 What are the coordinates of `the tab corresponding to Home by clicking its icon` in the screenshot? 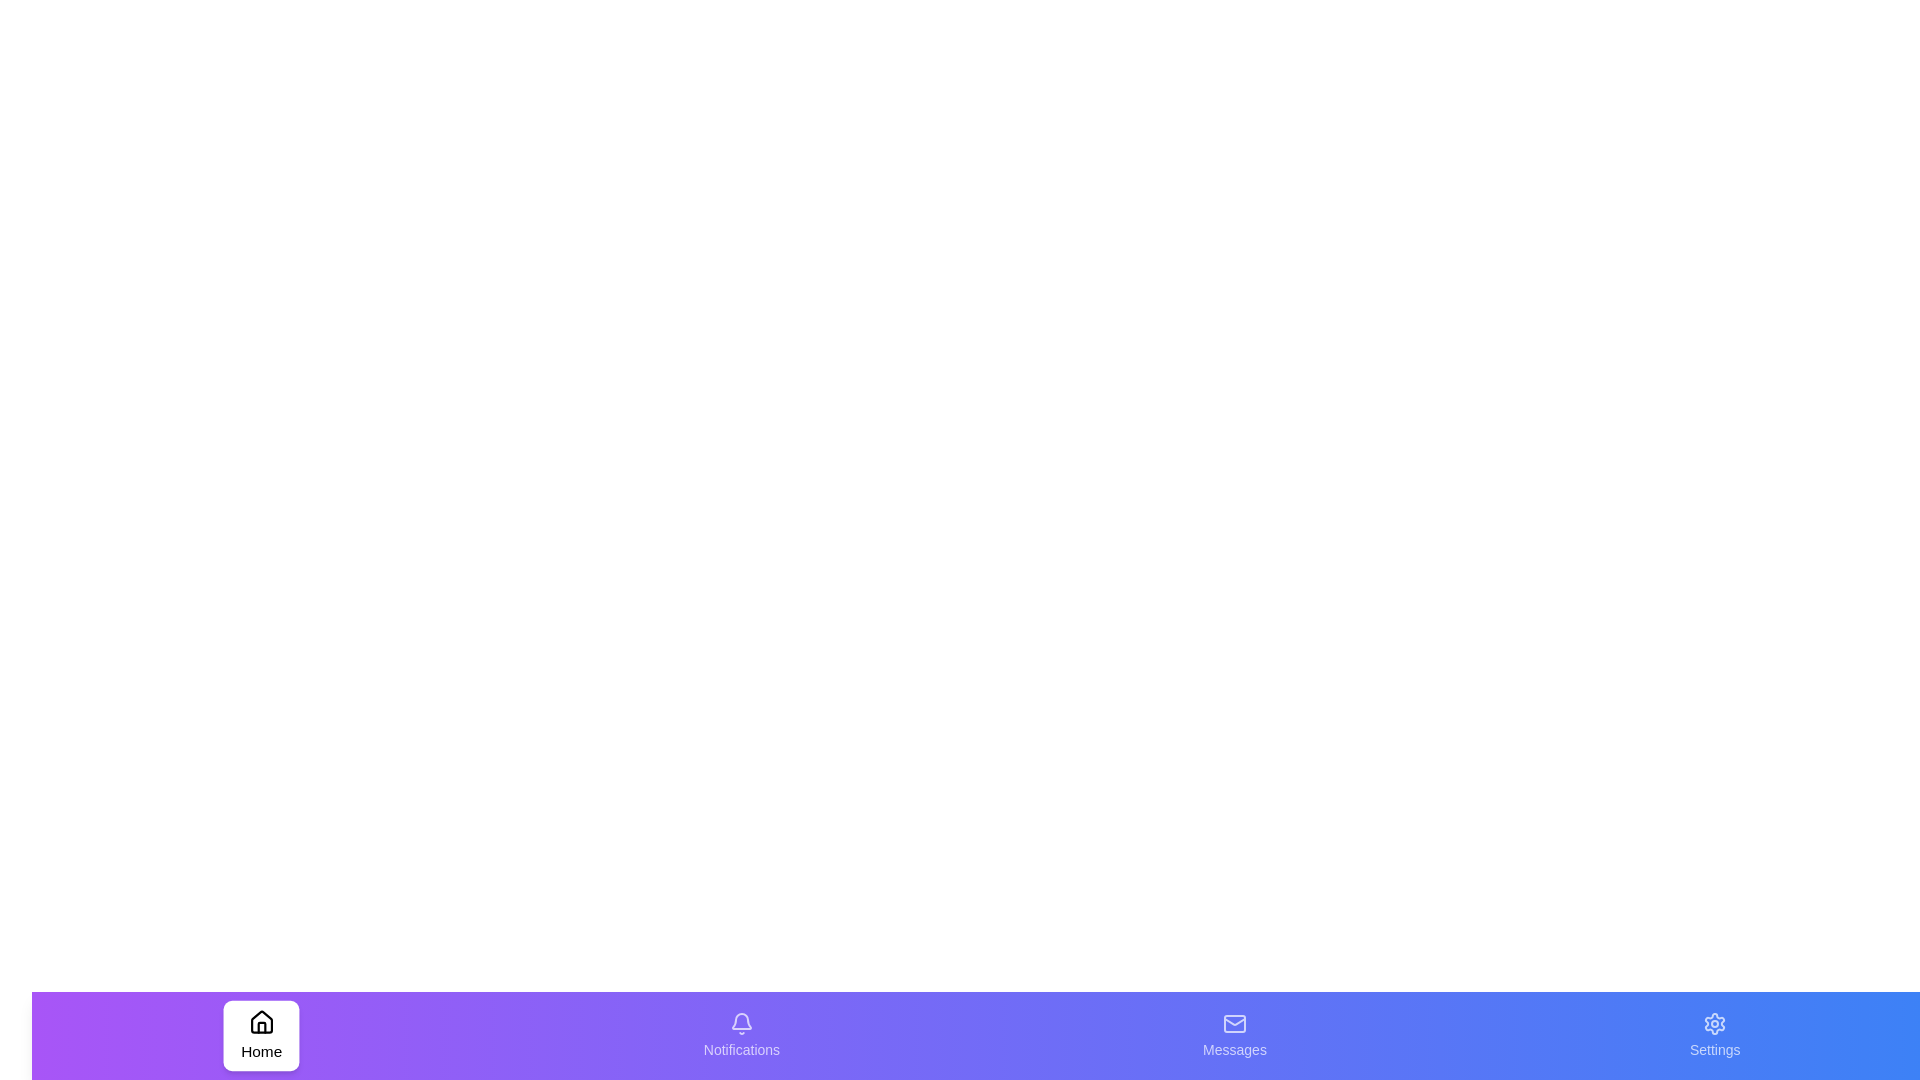 It's located at (261, 1035).